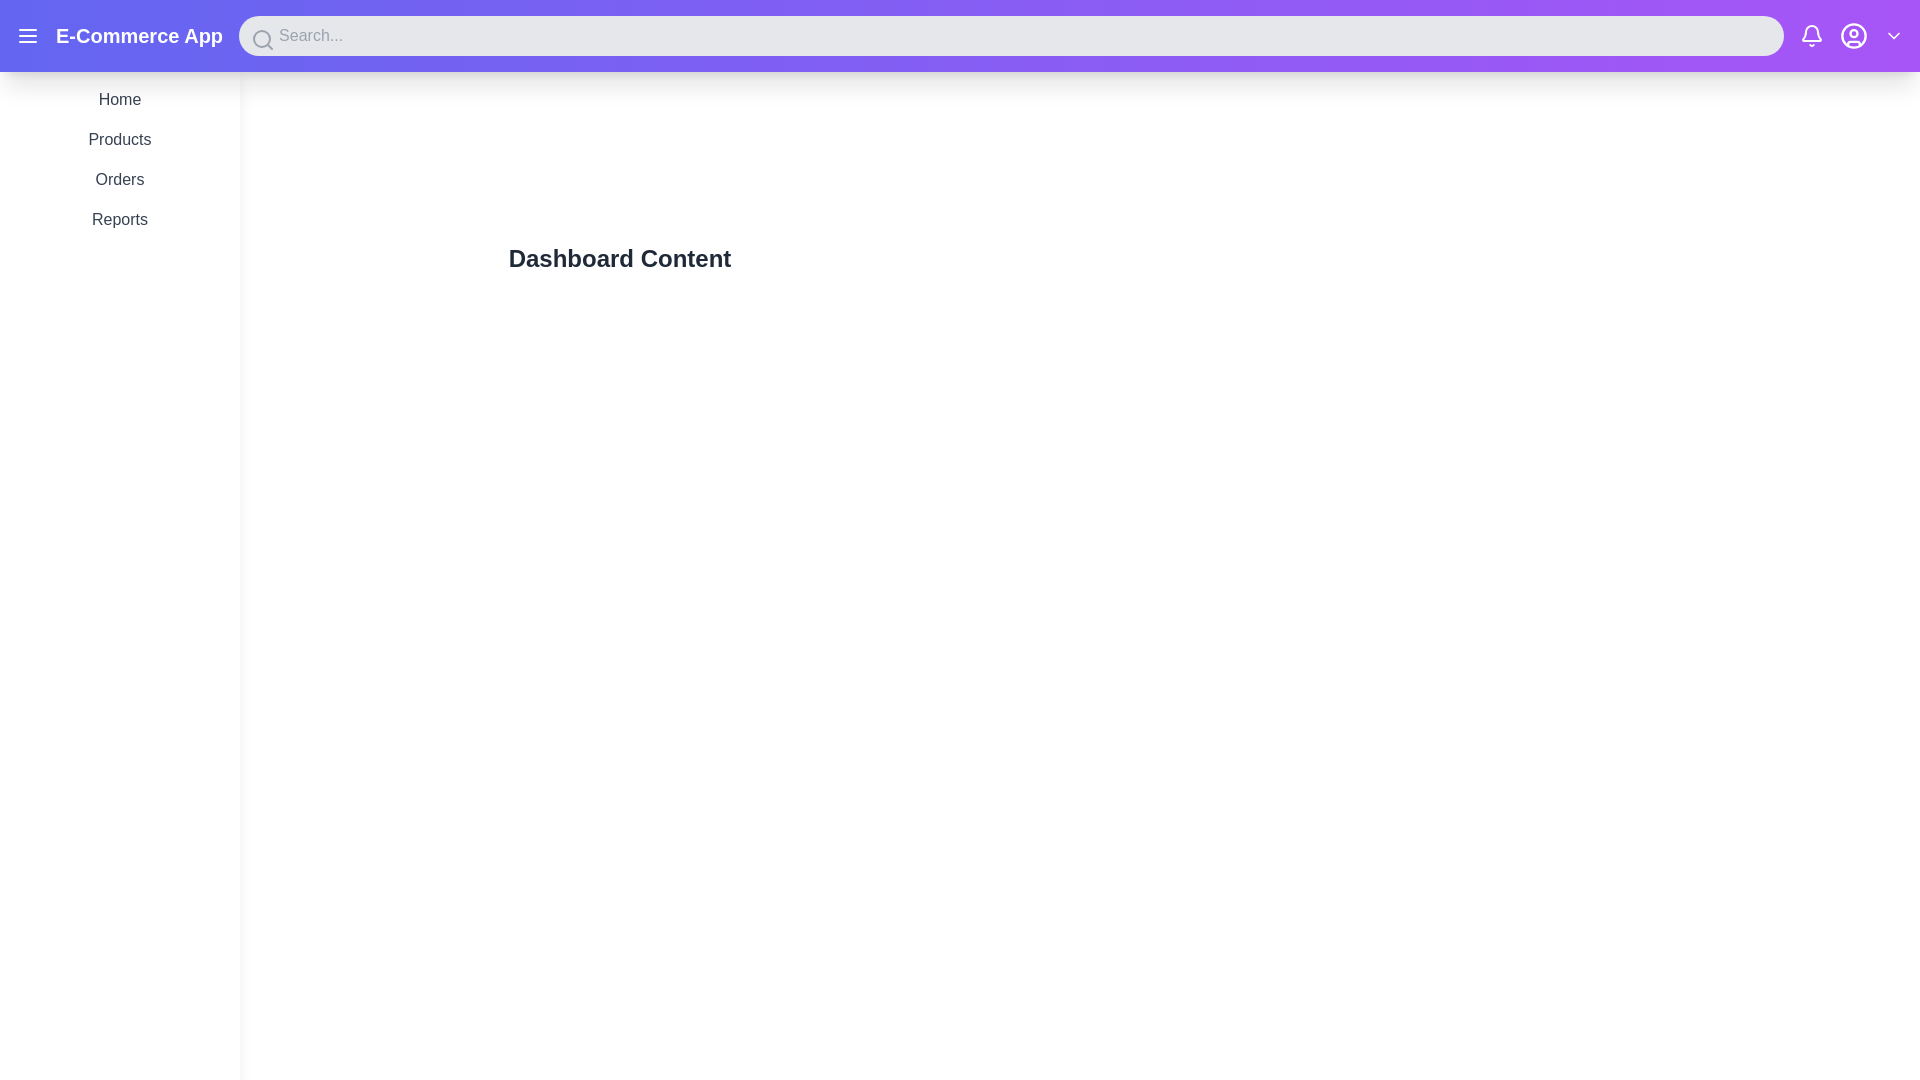 This screenshot has width=1920, height=1080. I want to click on the 'Home' text-based interactive navigation link, which is styled in dark gray and positioned at the top of the navigation section, so click(119, 100).